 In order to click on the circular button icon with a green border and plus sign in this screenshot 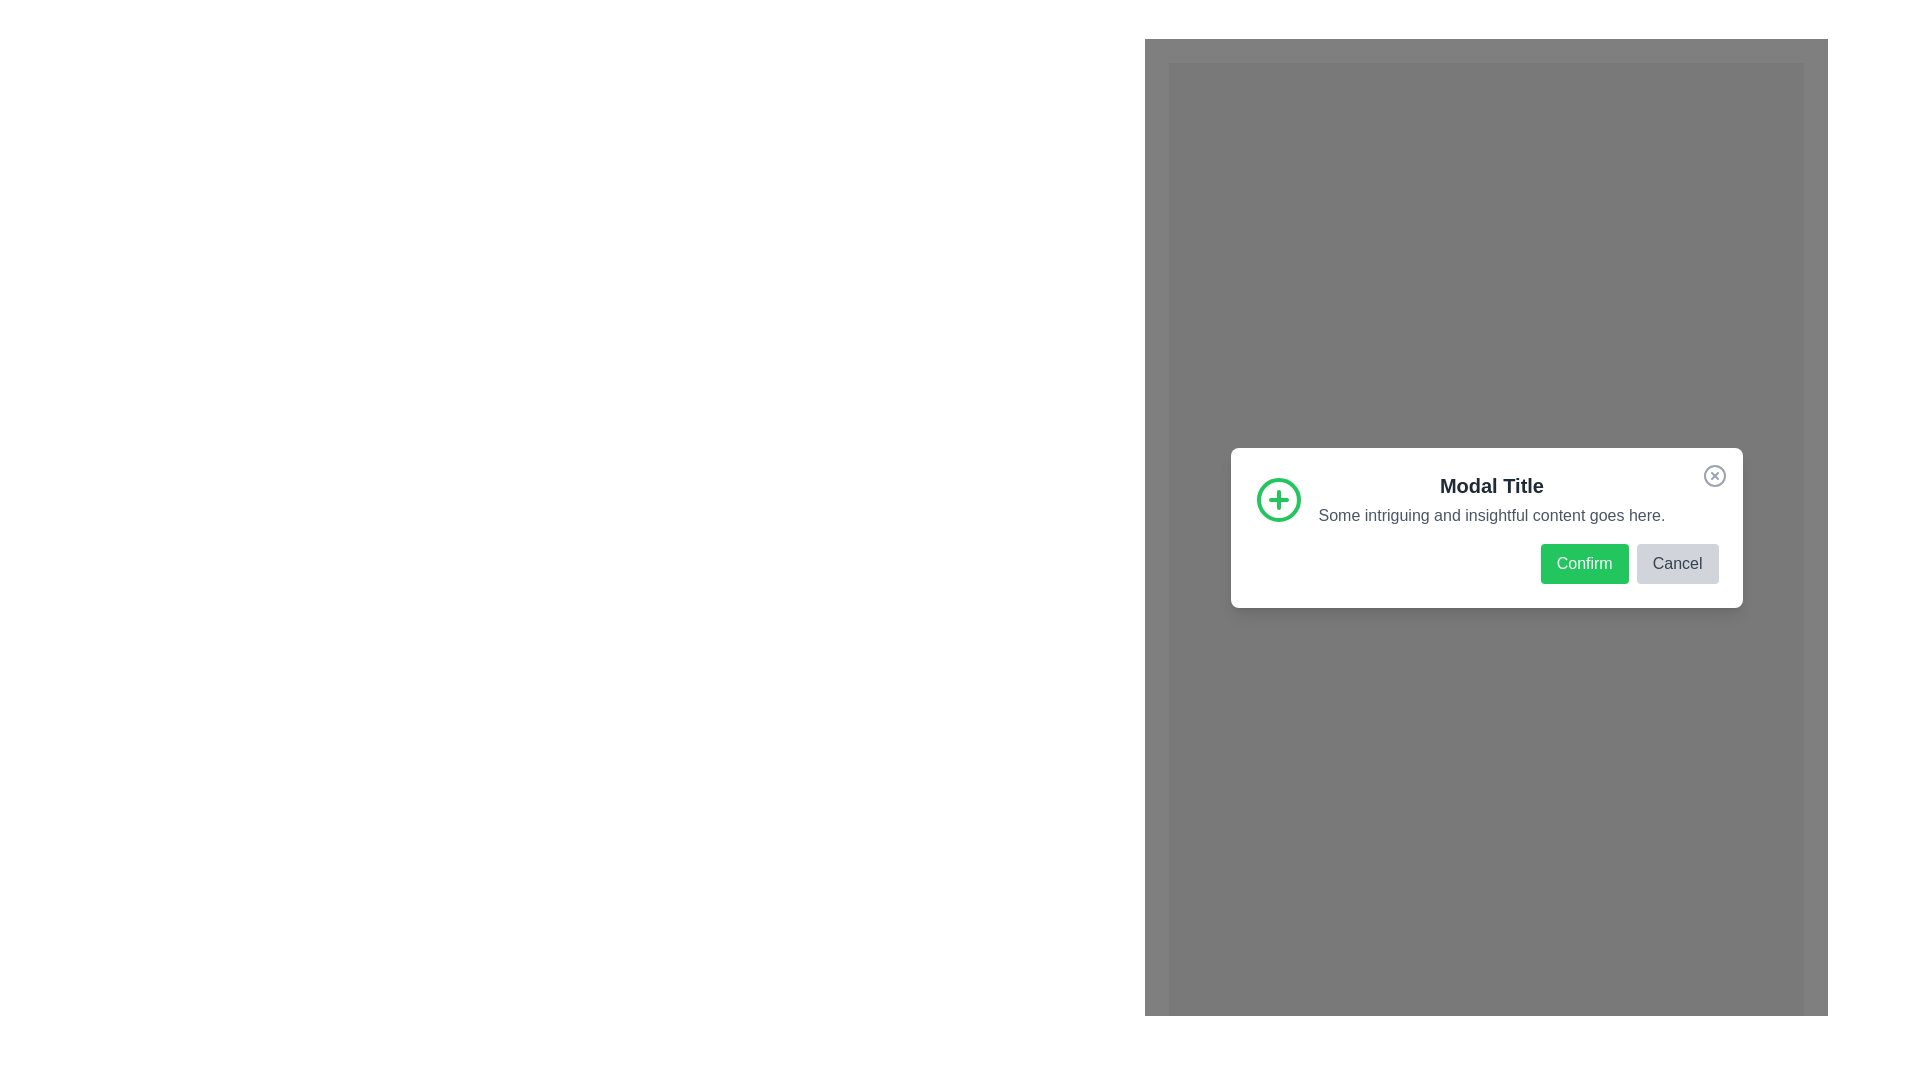, I will do `click(1277, 498)`.